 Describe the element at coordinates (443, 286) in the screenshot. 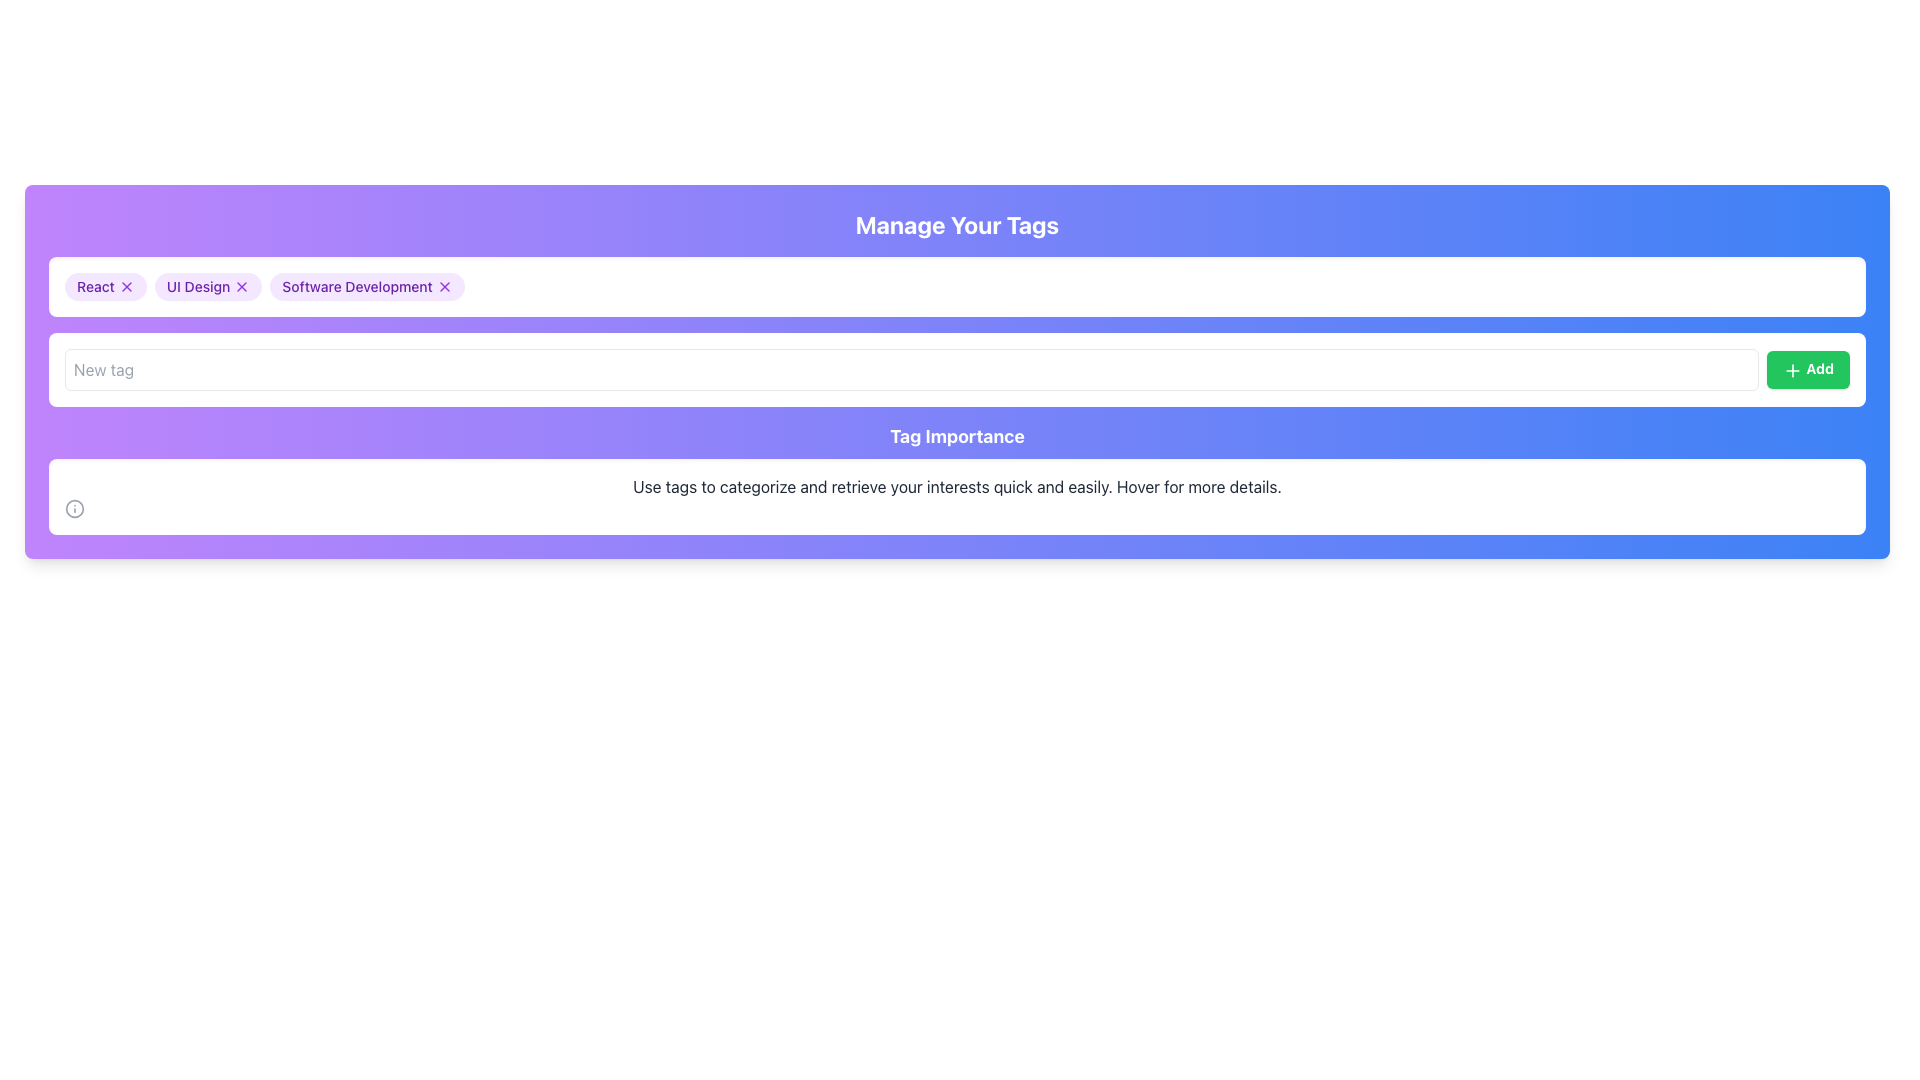

I see `the close button located to the right of the 'Software Development' label within the third tag of the row` at that location.